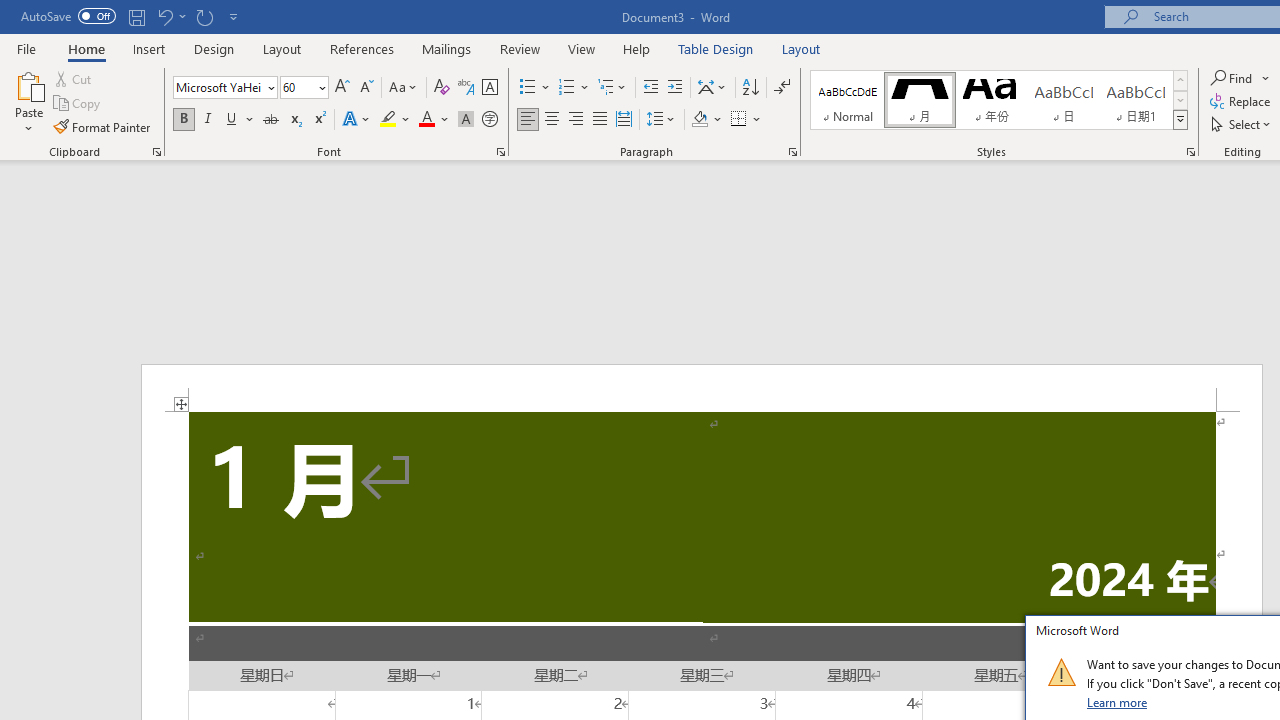 This screenshot has height=720, width=1280. I want to click on 'Repeat Style', so click(204, 16).